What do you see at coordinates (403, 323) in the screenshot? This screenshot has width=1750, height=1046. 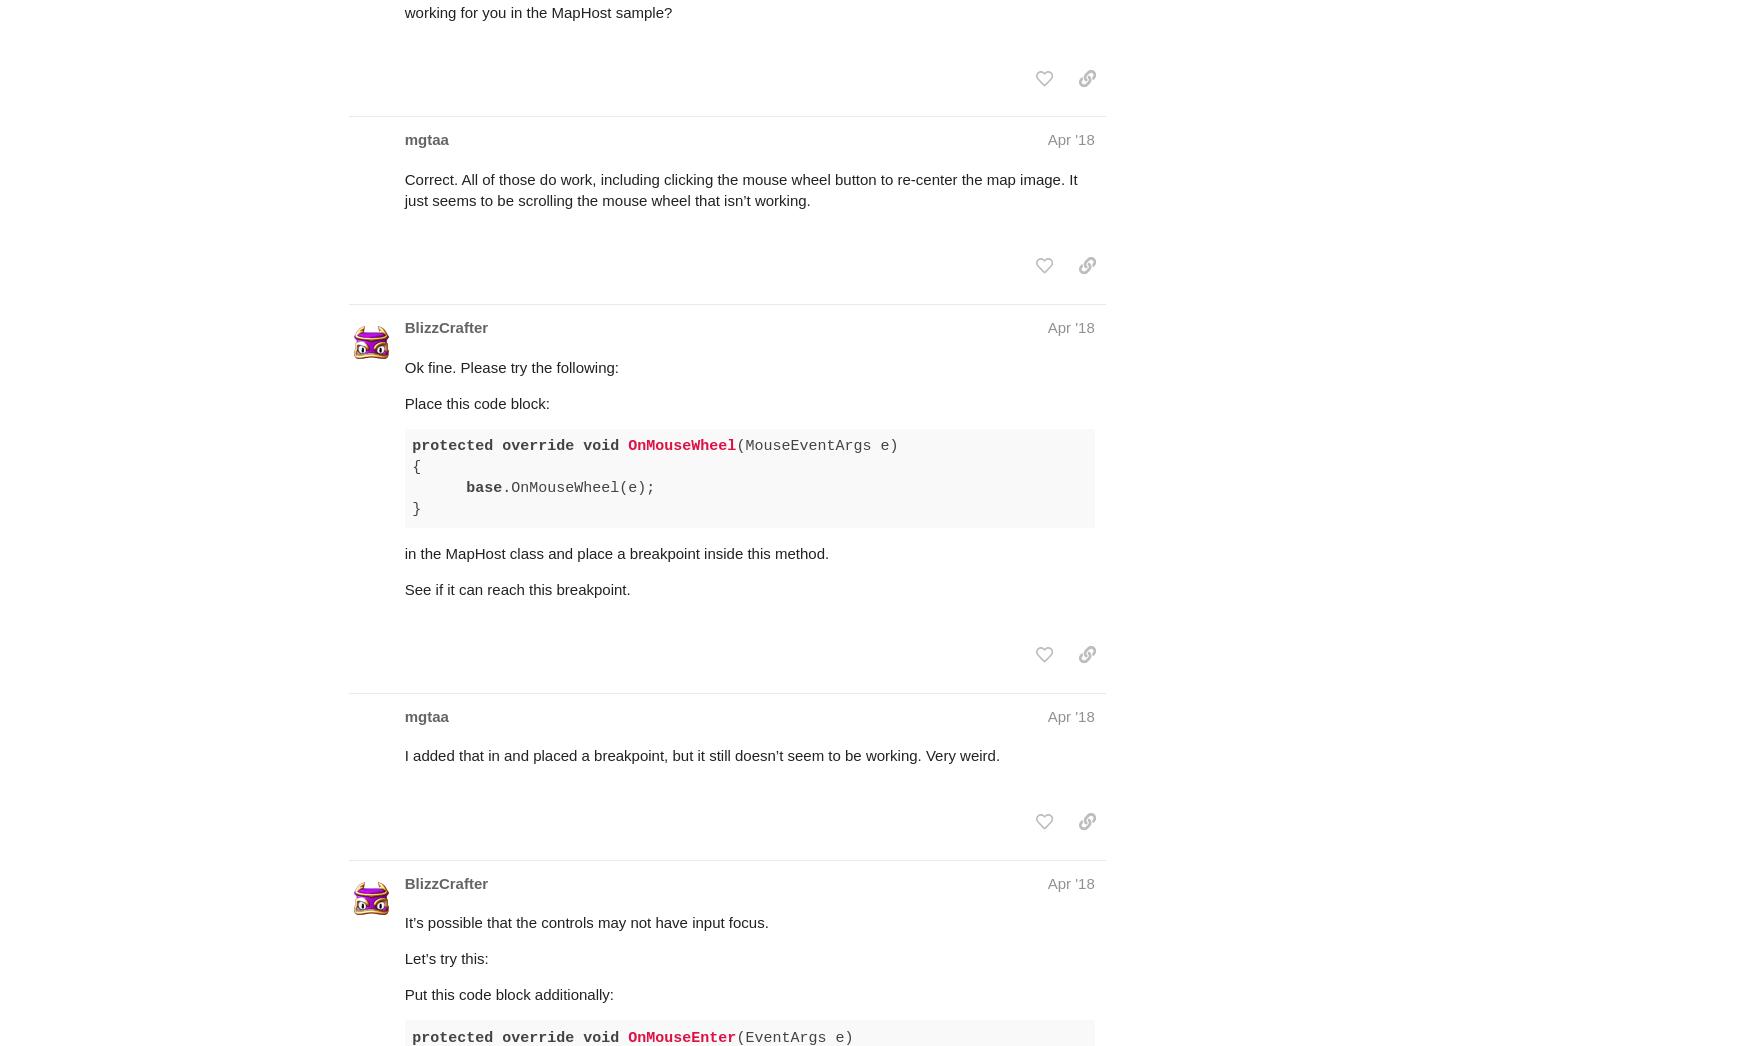 I see `'Place this code block:'` at bounding box center [403, 323].